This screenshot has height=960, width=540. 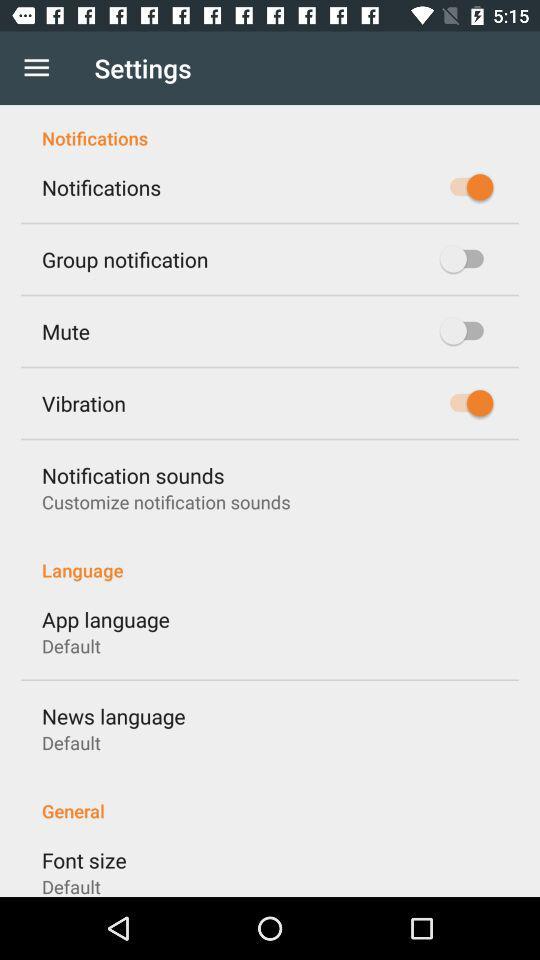 I want to click on mute, so click(x=65, y=331).